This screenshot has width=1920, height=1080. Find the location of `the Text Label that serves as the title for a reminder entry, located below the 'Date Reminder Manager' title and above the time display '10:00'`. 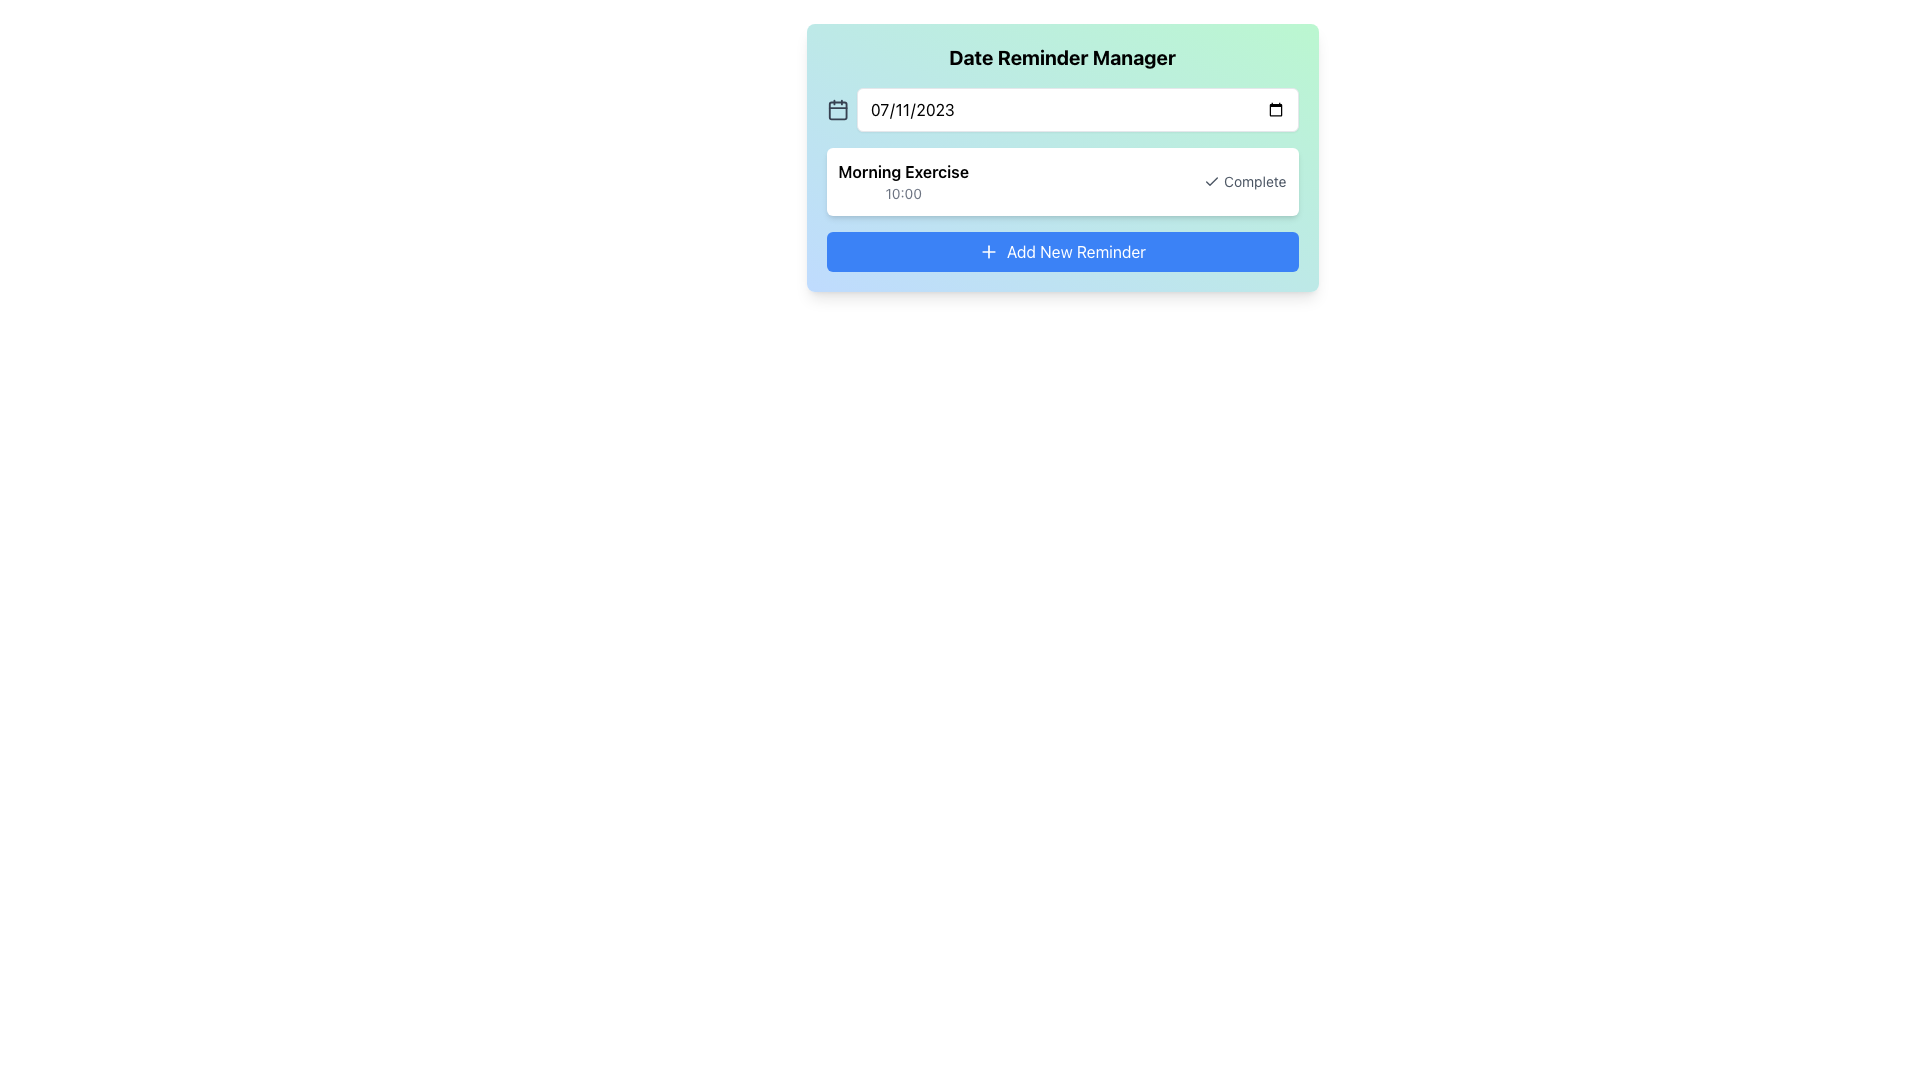

the Text Label that serves as the title for a reminder entry, located below the 'Date Reminder Manager' title and above the time display '10:00' is located at coordinates (902, 171).